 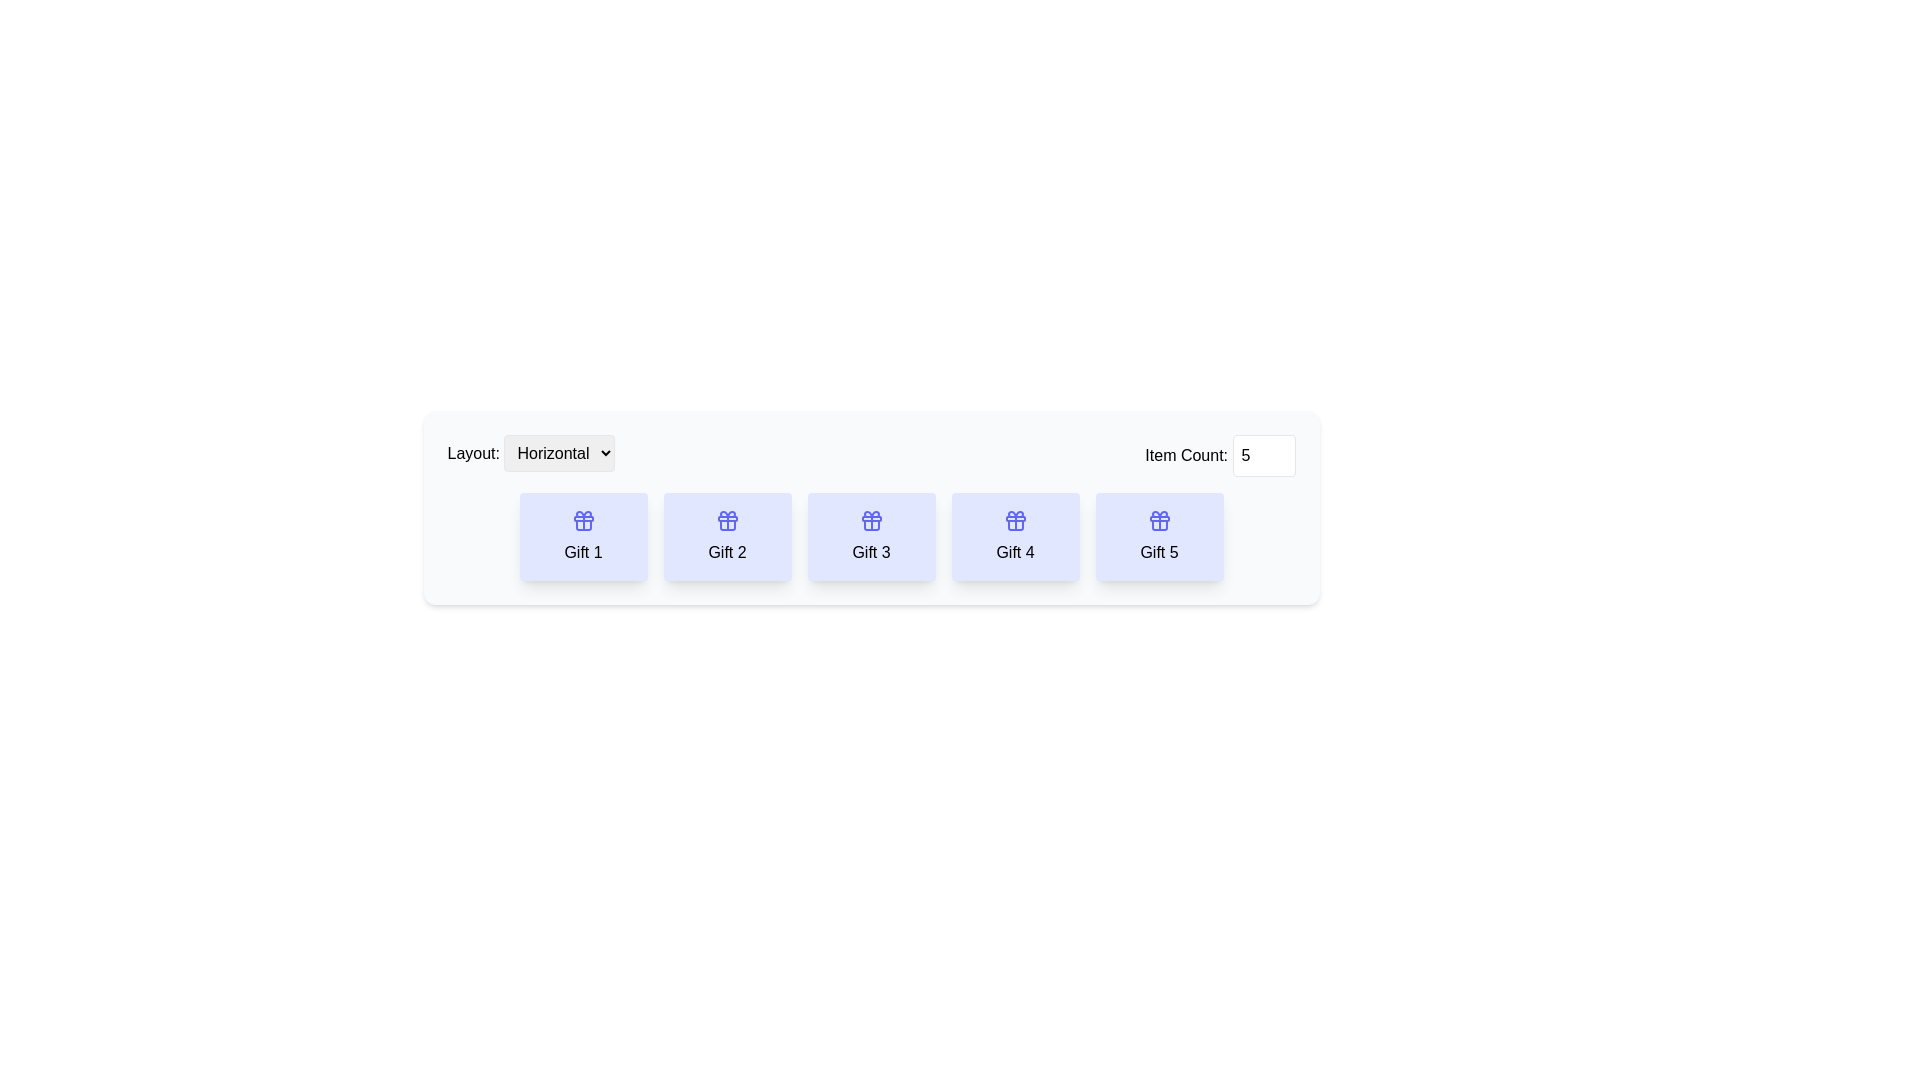 I want to click on the decorative graphical element representing a horizontal stripe in the third gift box icon within the SVG, so click(x=871, y=518).